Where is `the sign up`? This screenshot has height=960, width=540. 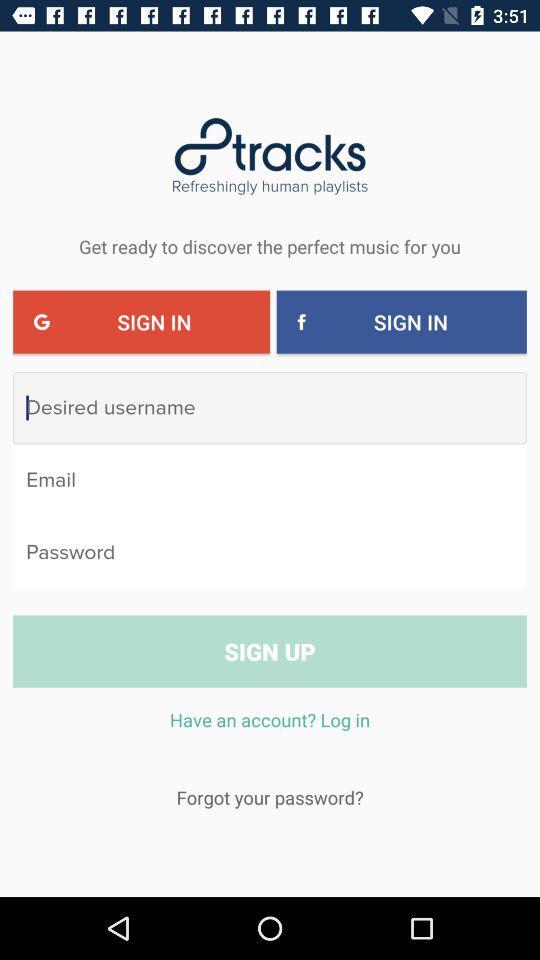
the sign up is located at coordinates (270, 650).